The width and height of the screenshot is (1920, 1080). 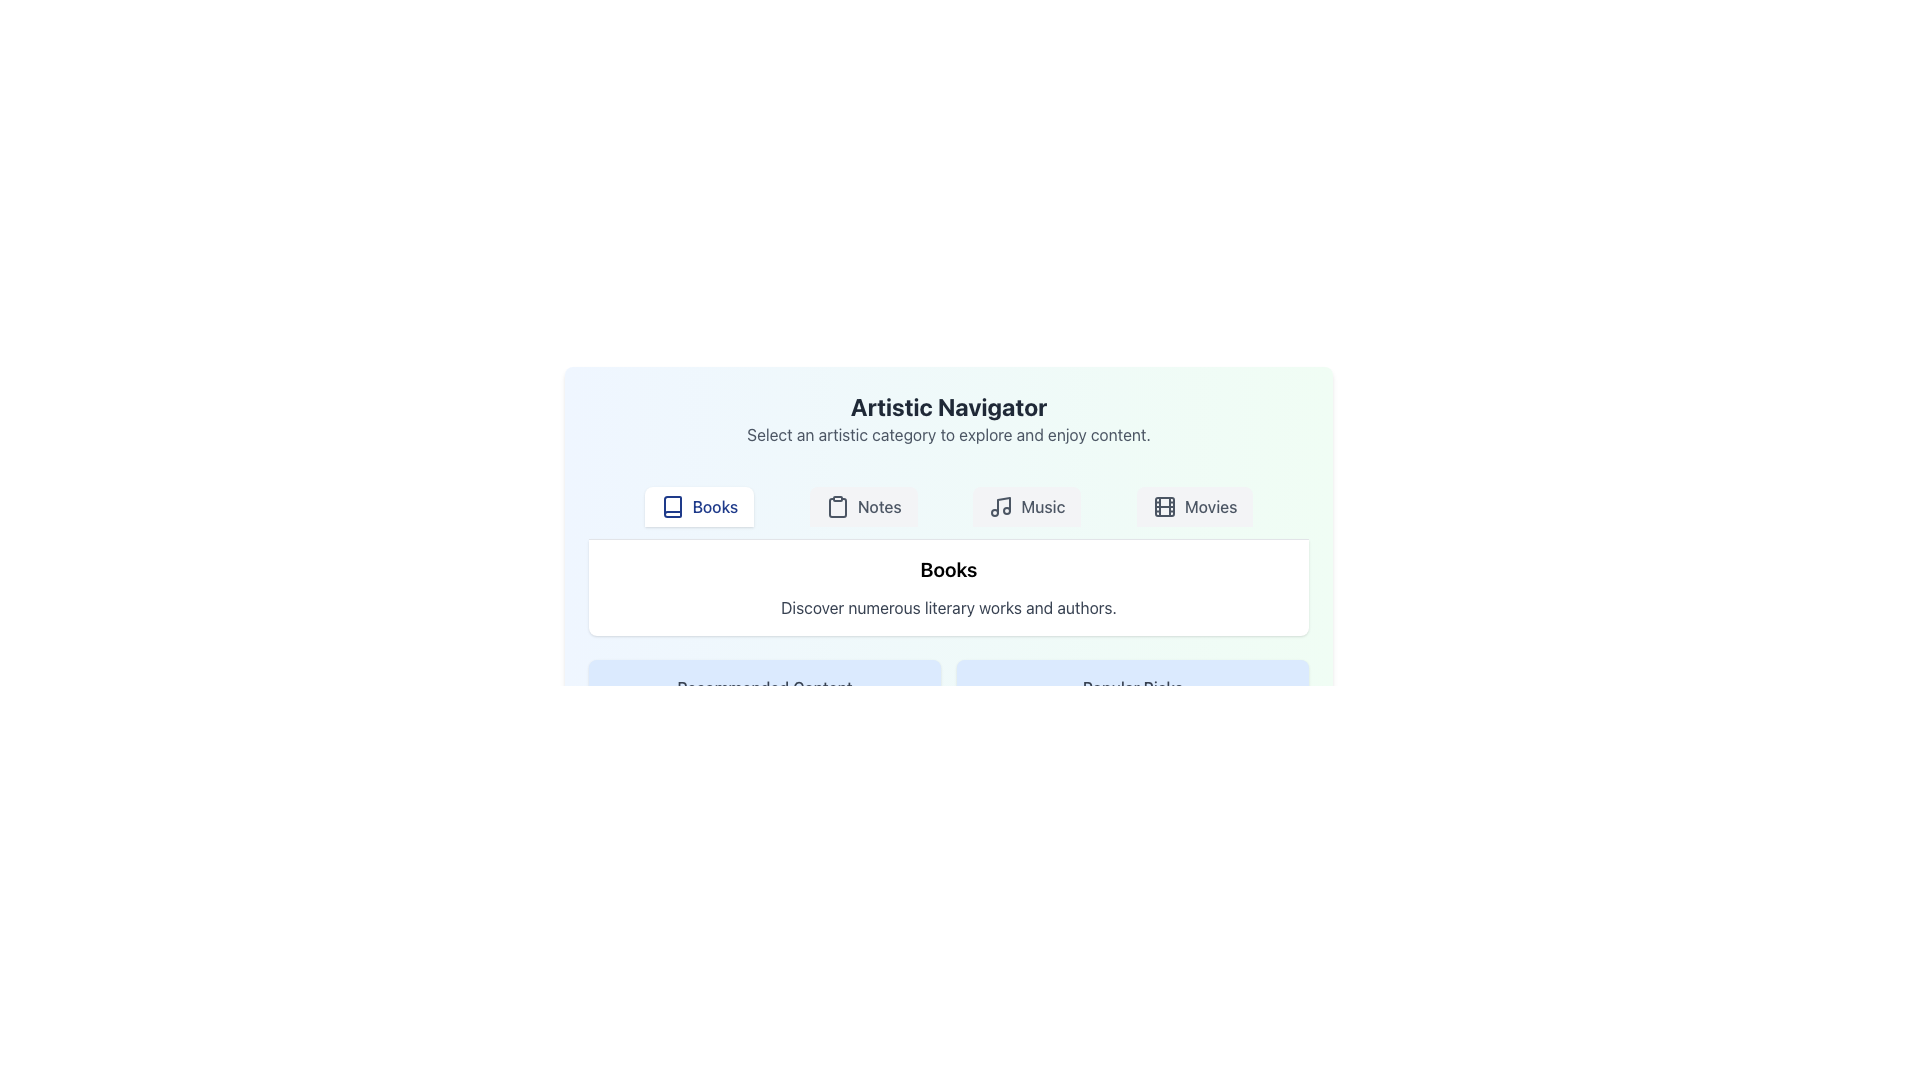 I want to click on the 'Notes' text label, which is displayed in medium, gray, sans-serif font, located to the right of a clipboard icon in the category selection area, so click(x=879, y=505).